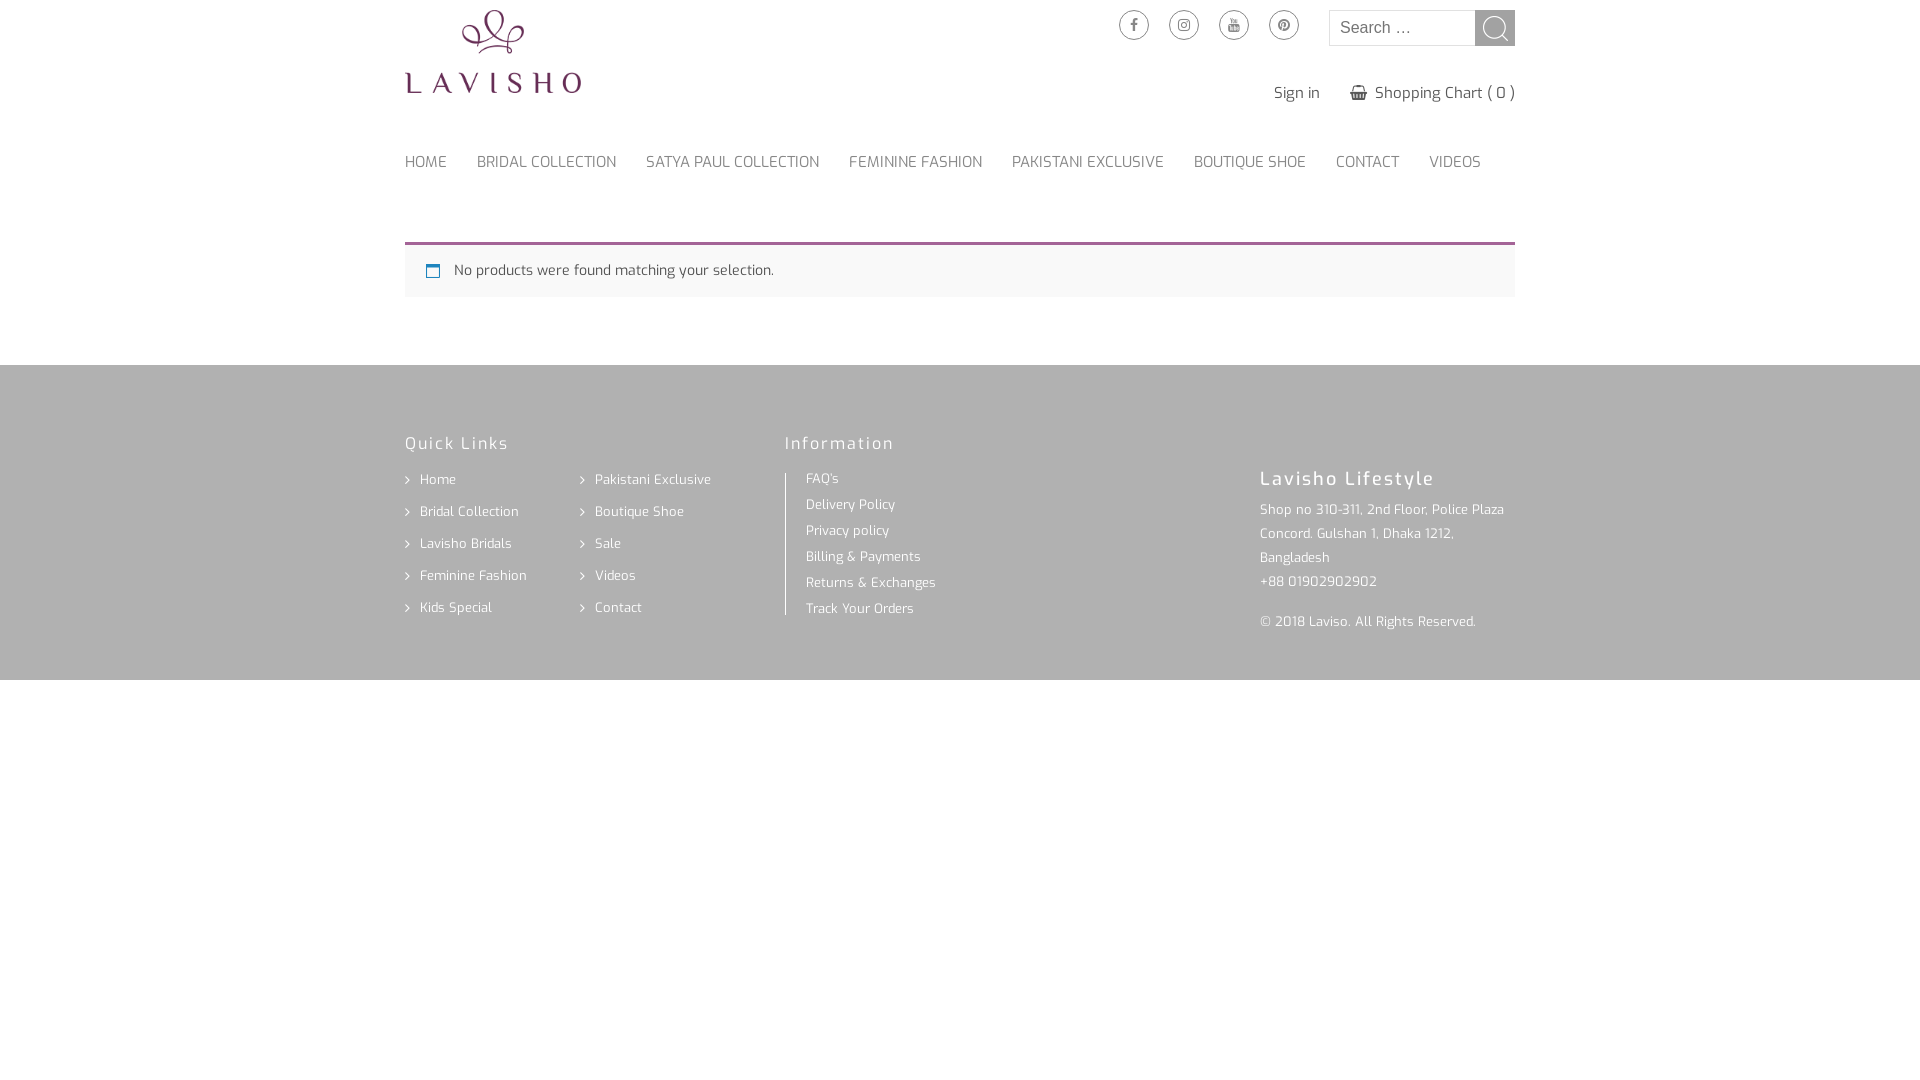  Describe the element at coordinates (1296, 92) in the screenshot. I see `'Sign in'` at that location.